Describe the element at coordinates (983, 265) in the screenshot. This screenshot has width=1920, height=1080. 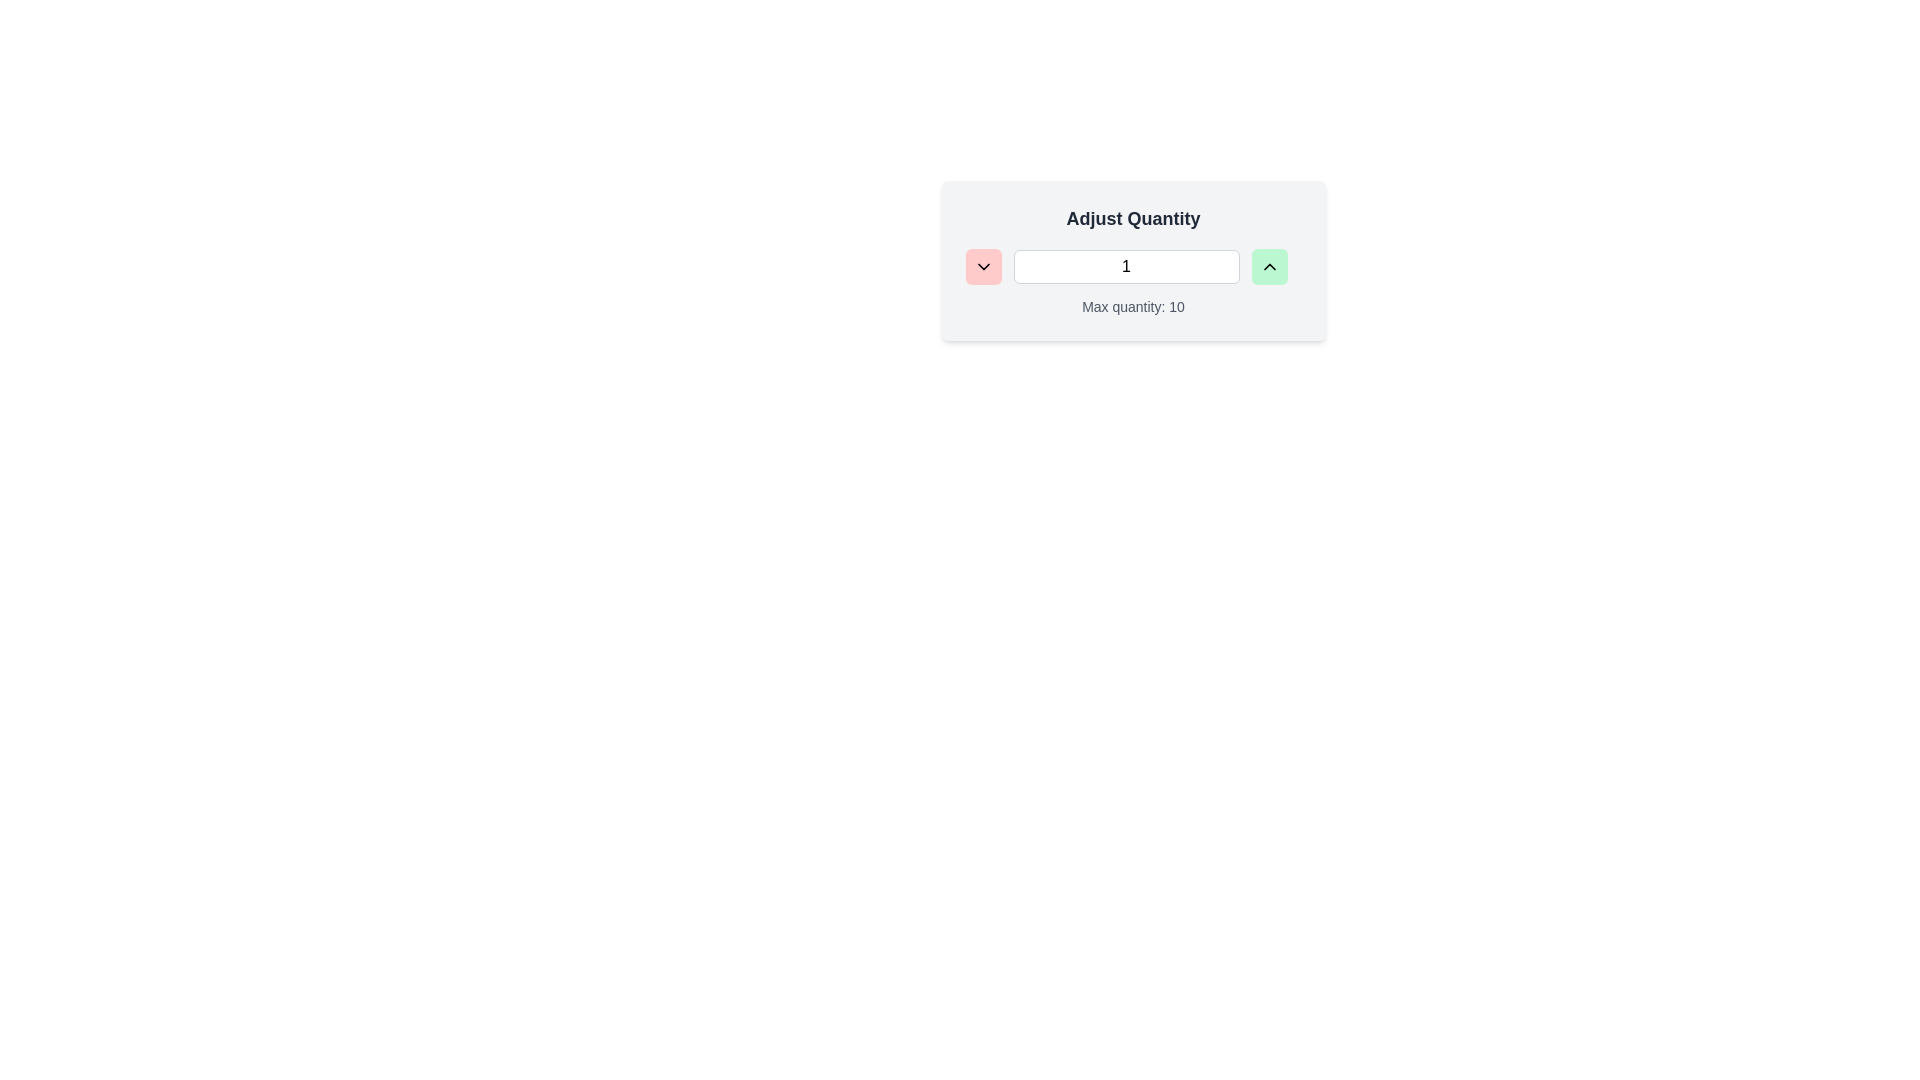
I see `the downward arrow icon within the left control button of the quantity adjustment panel` at that location.